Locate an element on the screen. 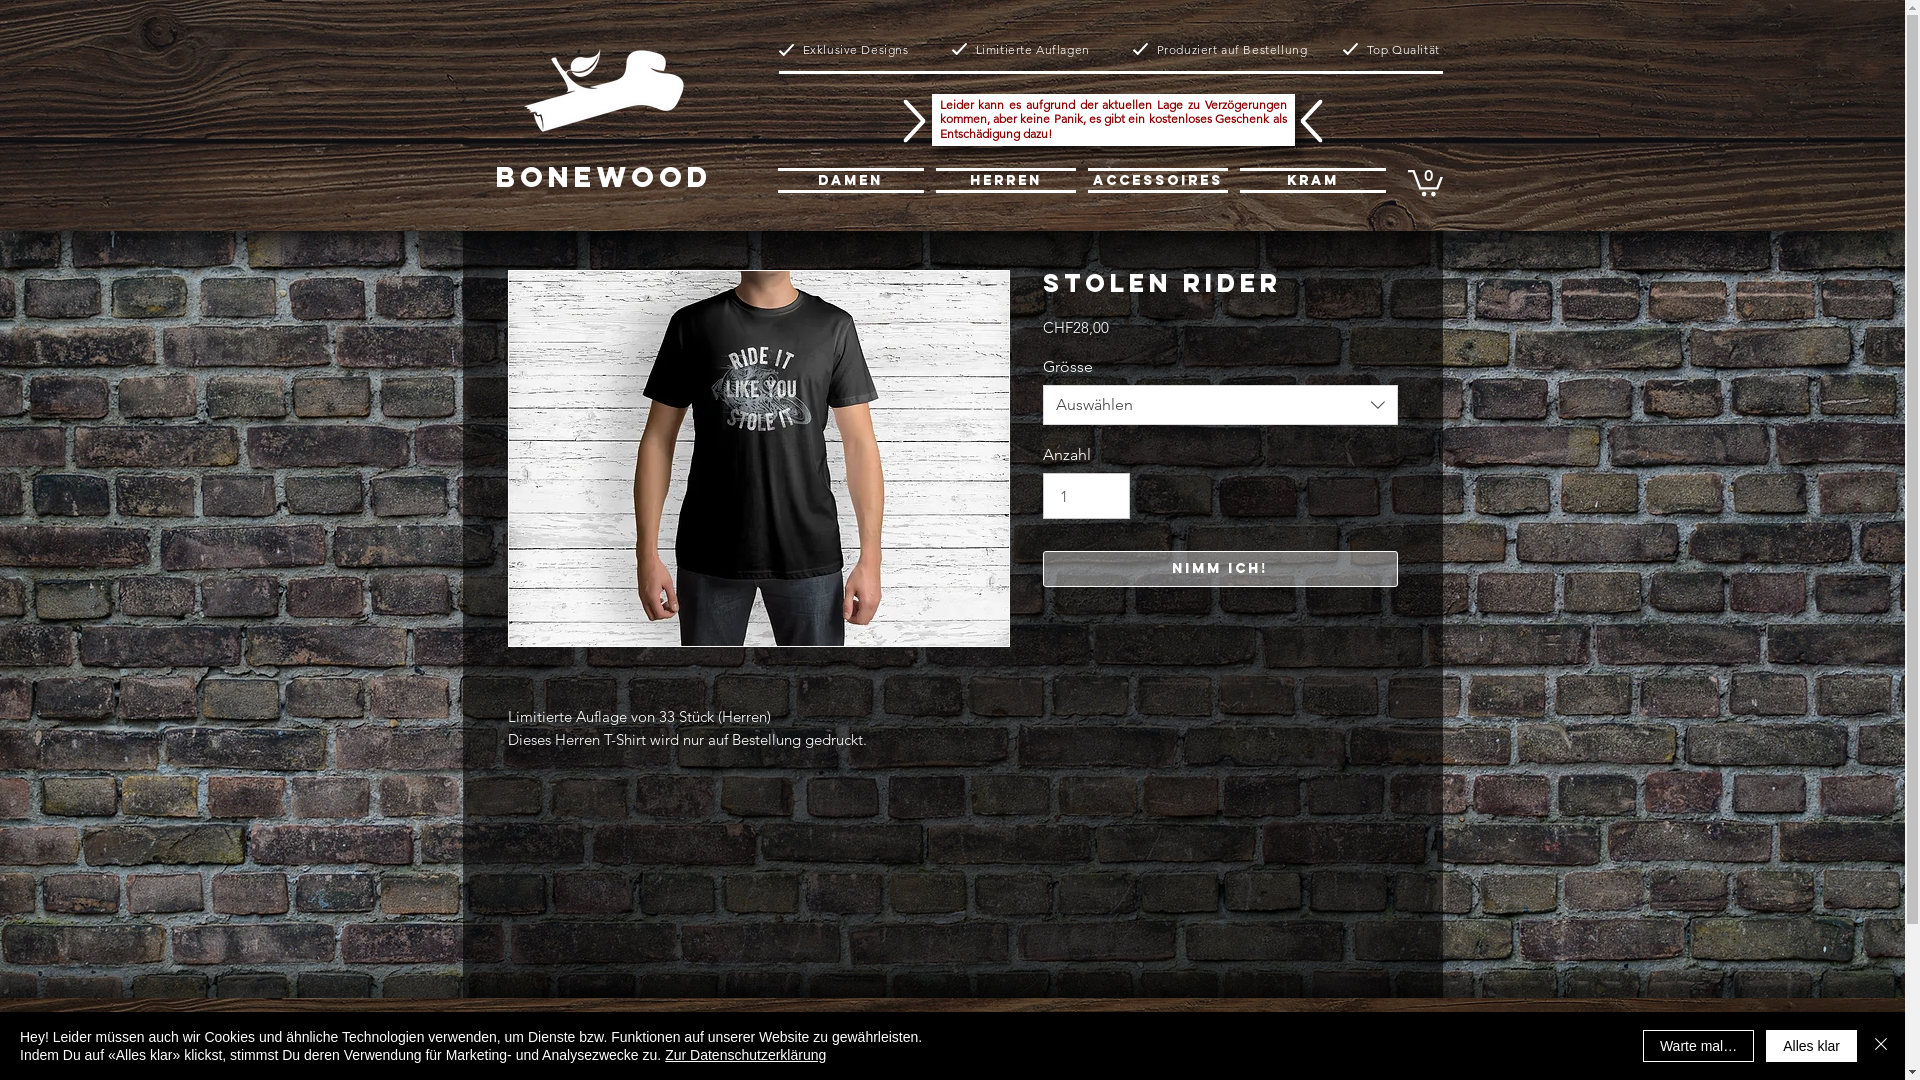  '0' is located at coordinates (1424, 181).